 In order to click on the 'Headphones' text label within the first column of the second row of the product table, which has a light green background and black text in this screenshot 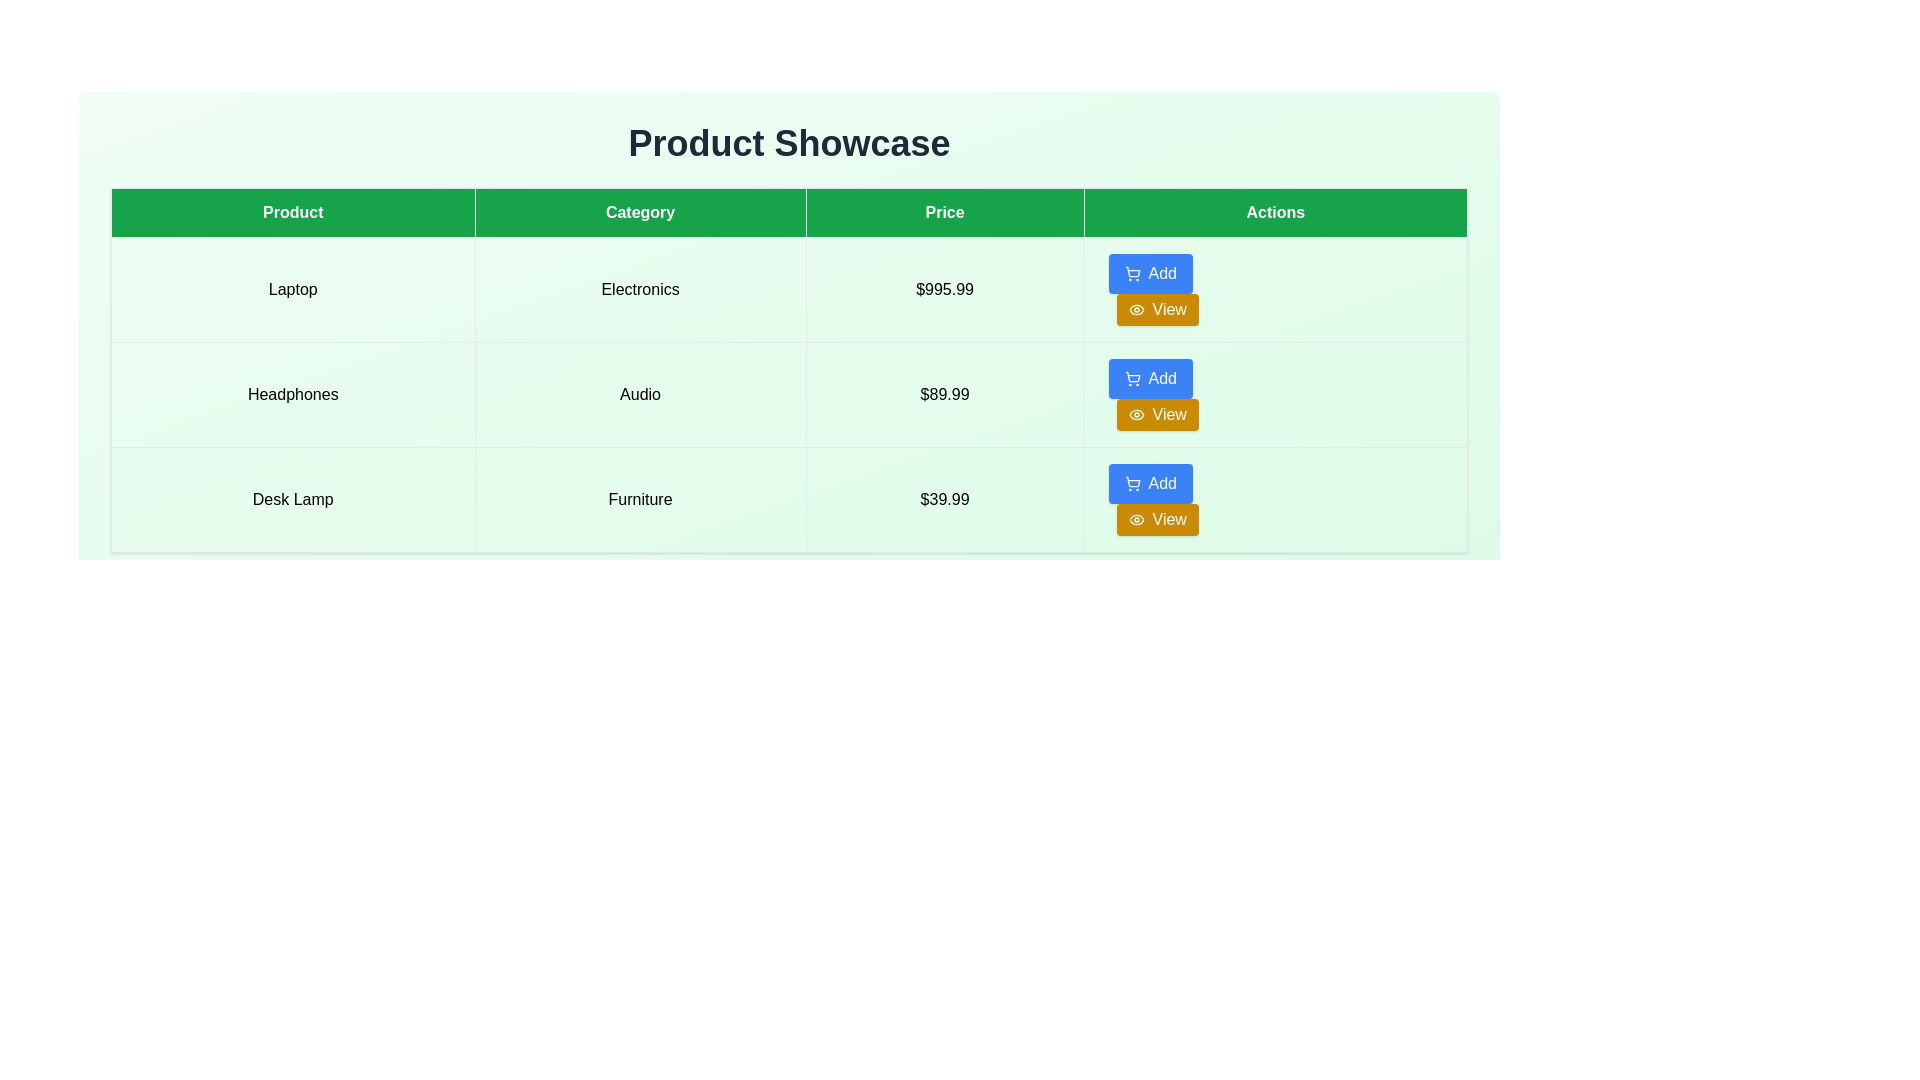, I will do `click(292, 394)`.